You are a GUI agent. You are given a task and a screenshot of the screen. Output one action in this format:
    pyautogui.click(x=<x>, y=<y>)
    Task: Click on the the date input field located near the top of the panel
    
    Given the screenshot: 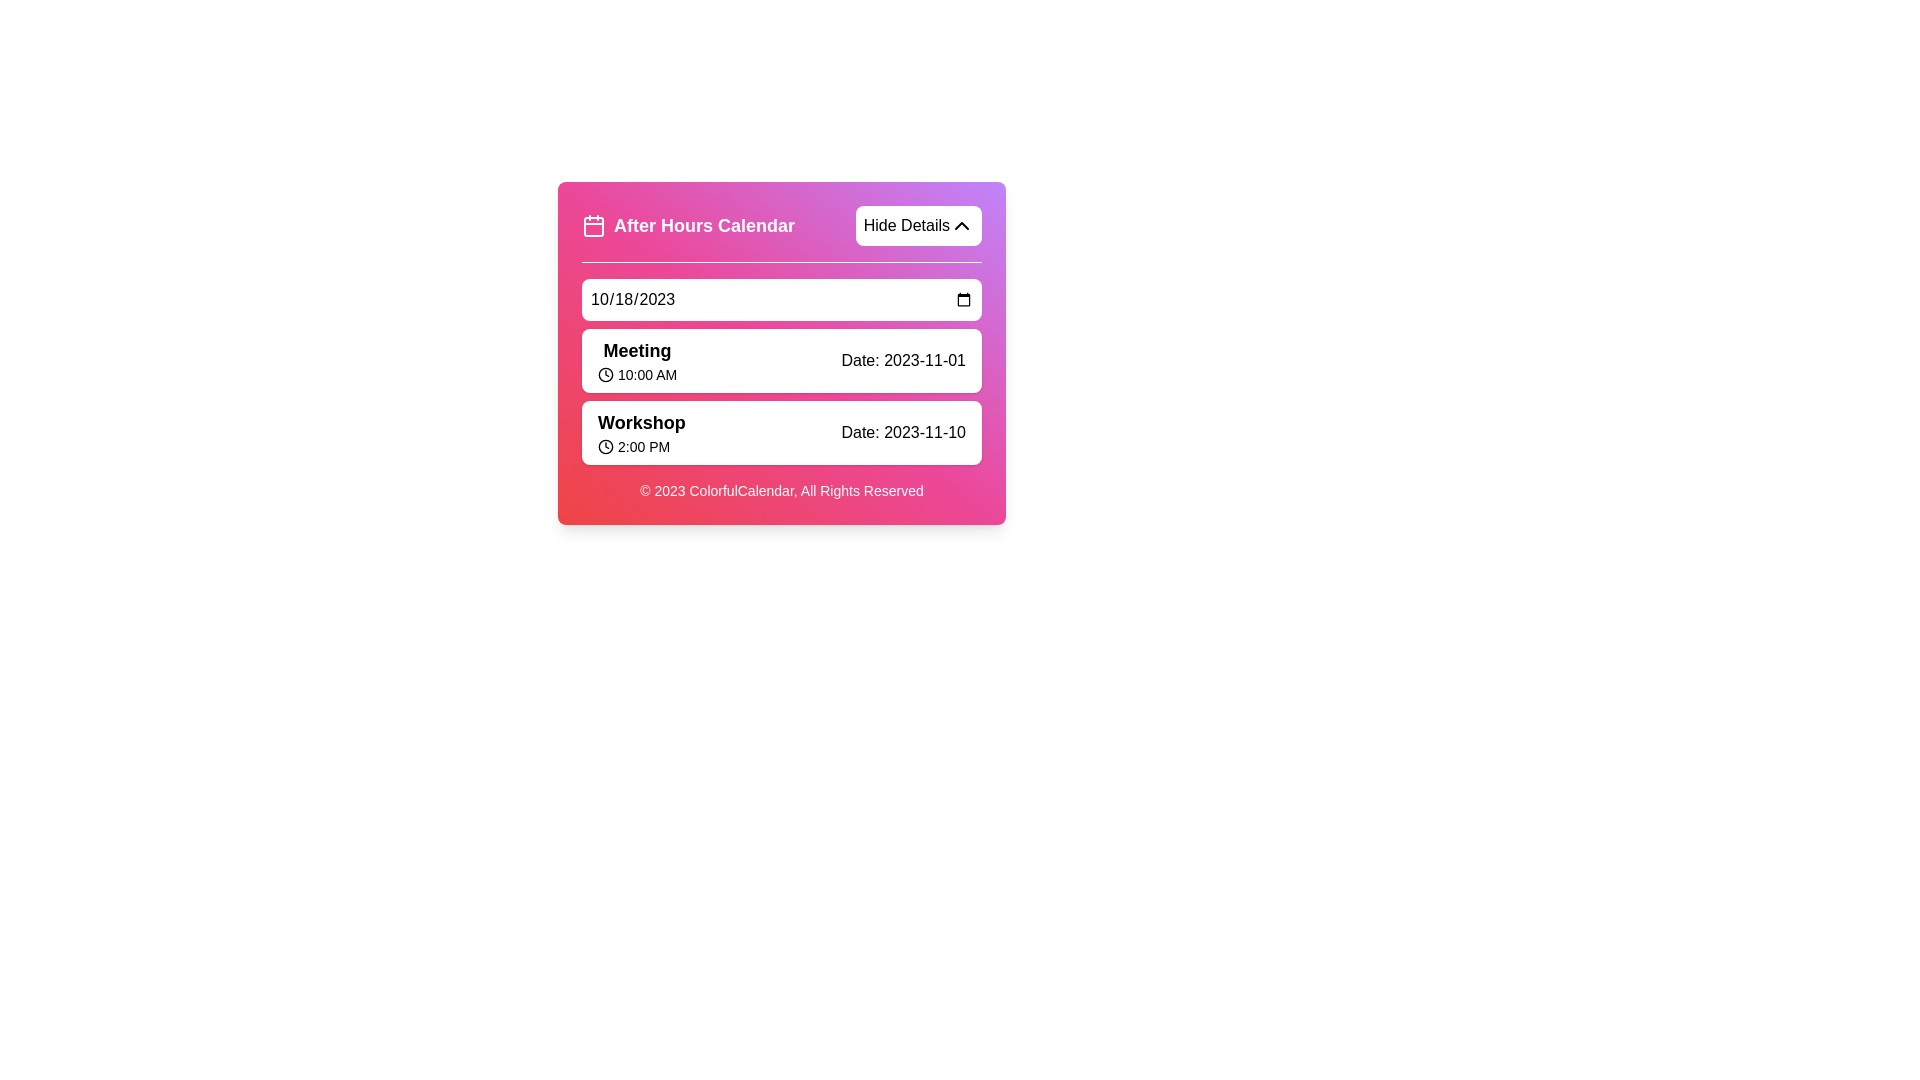 What is the action you would take?
    pyautogui.click(x=781, y=300)
    